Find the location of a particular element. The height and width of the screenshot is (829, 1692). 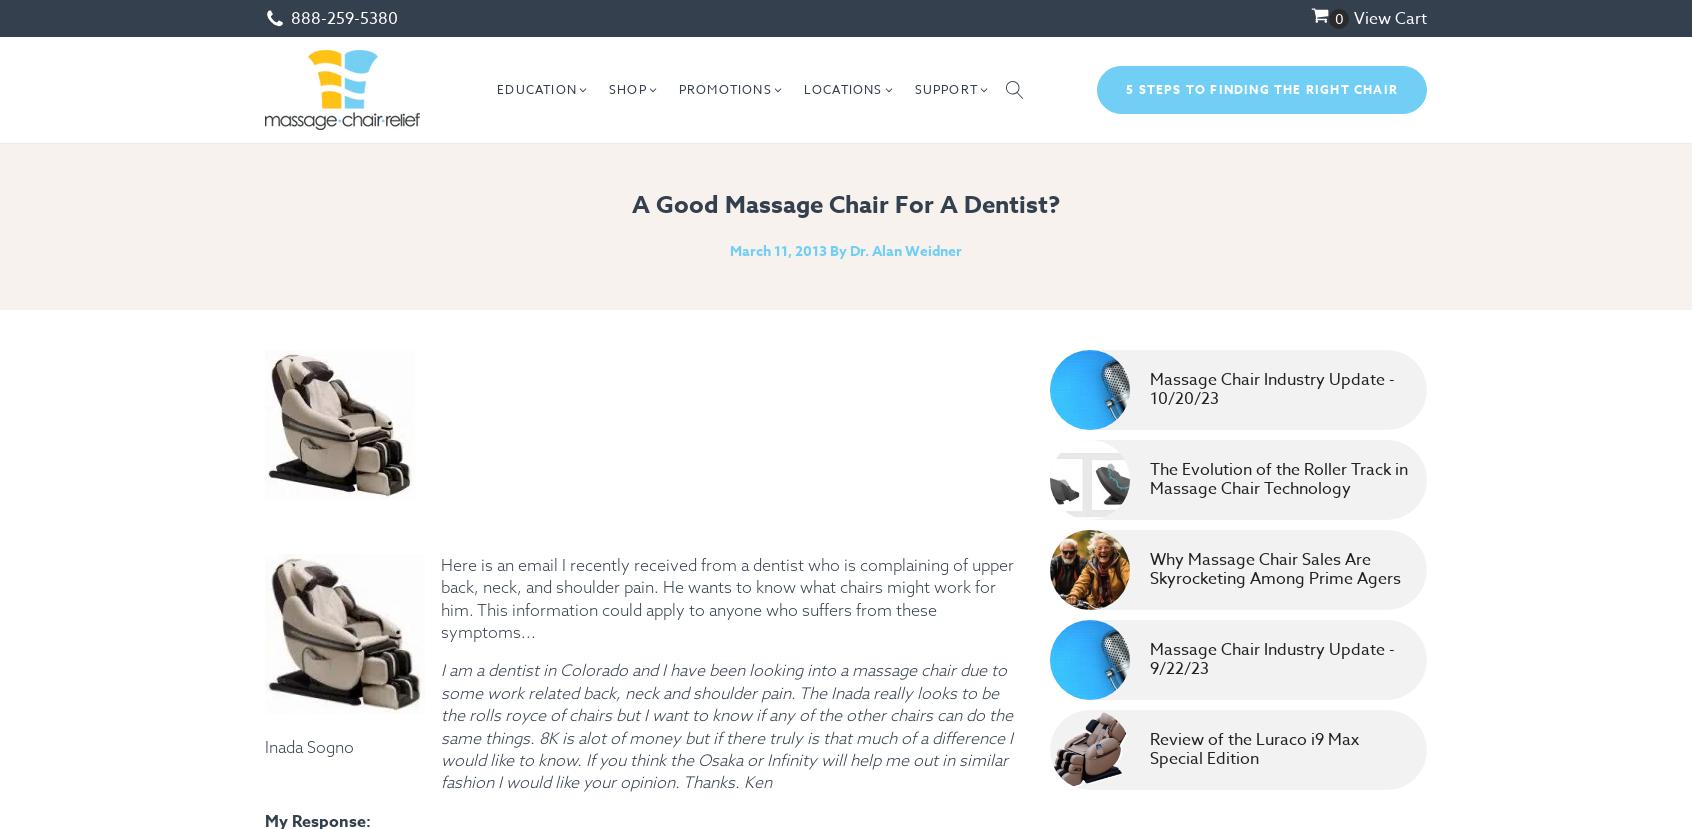

'90-Day Satisfaction Guarantee' is located at coordinates (1037, 318).